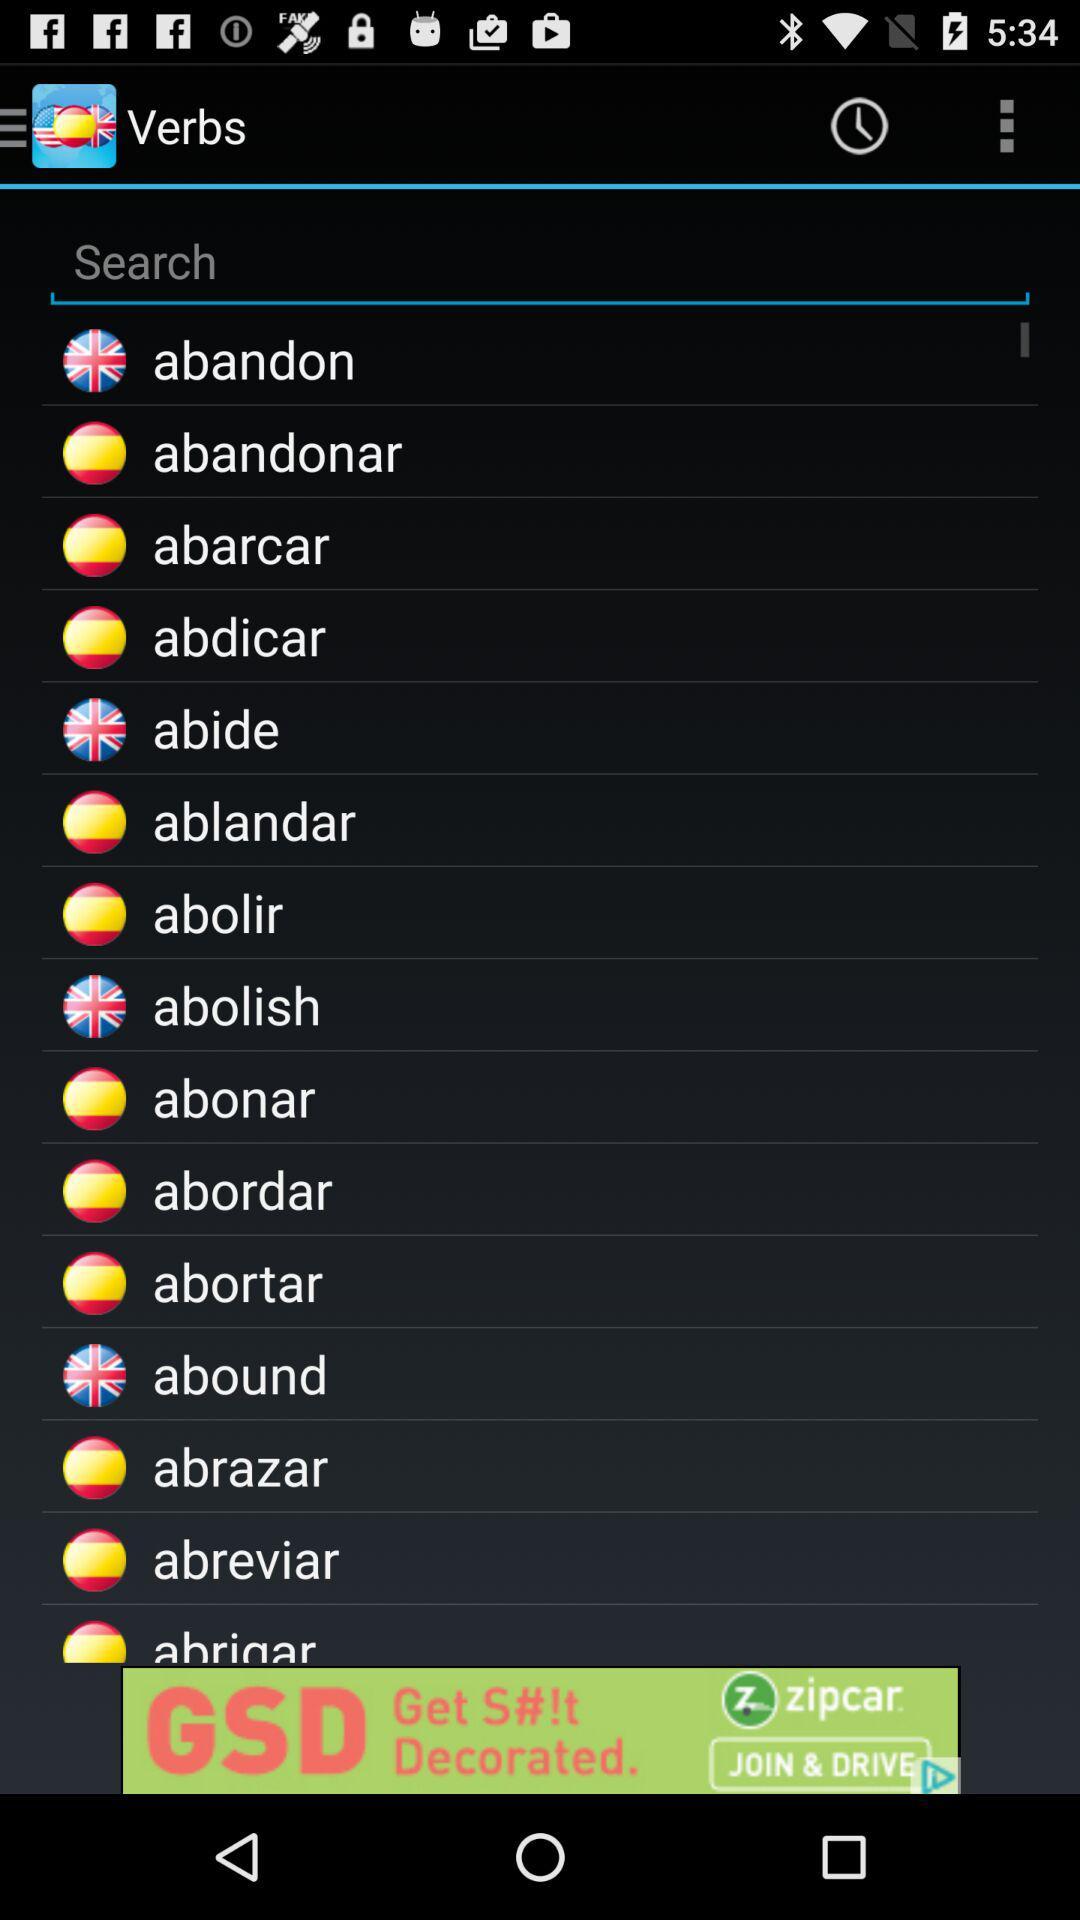 The height and width of the screenshot is (1920, 1080). Describe the element at coordinates (540, 1727) in the screenshot. I see `advertisement` at that location.